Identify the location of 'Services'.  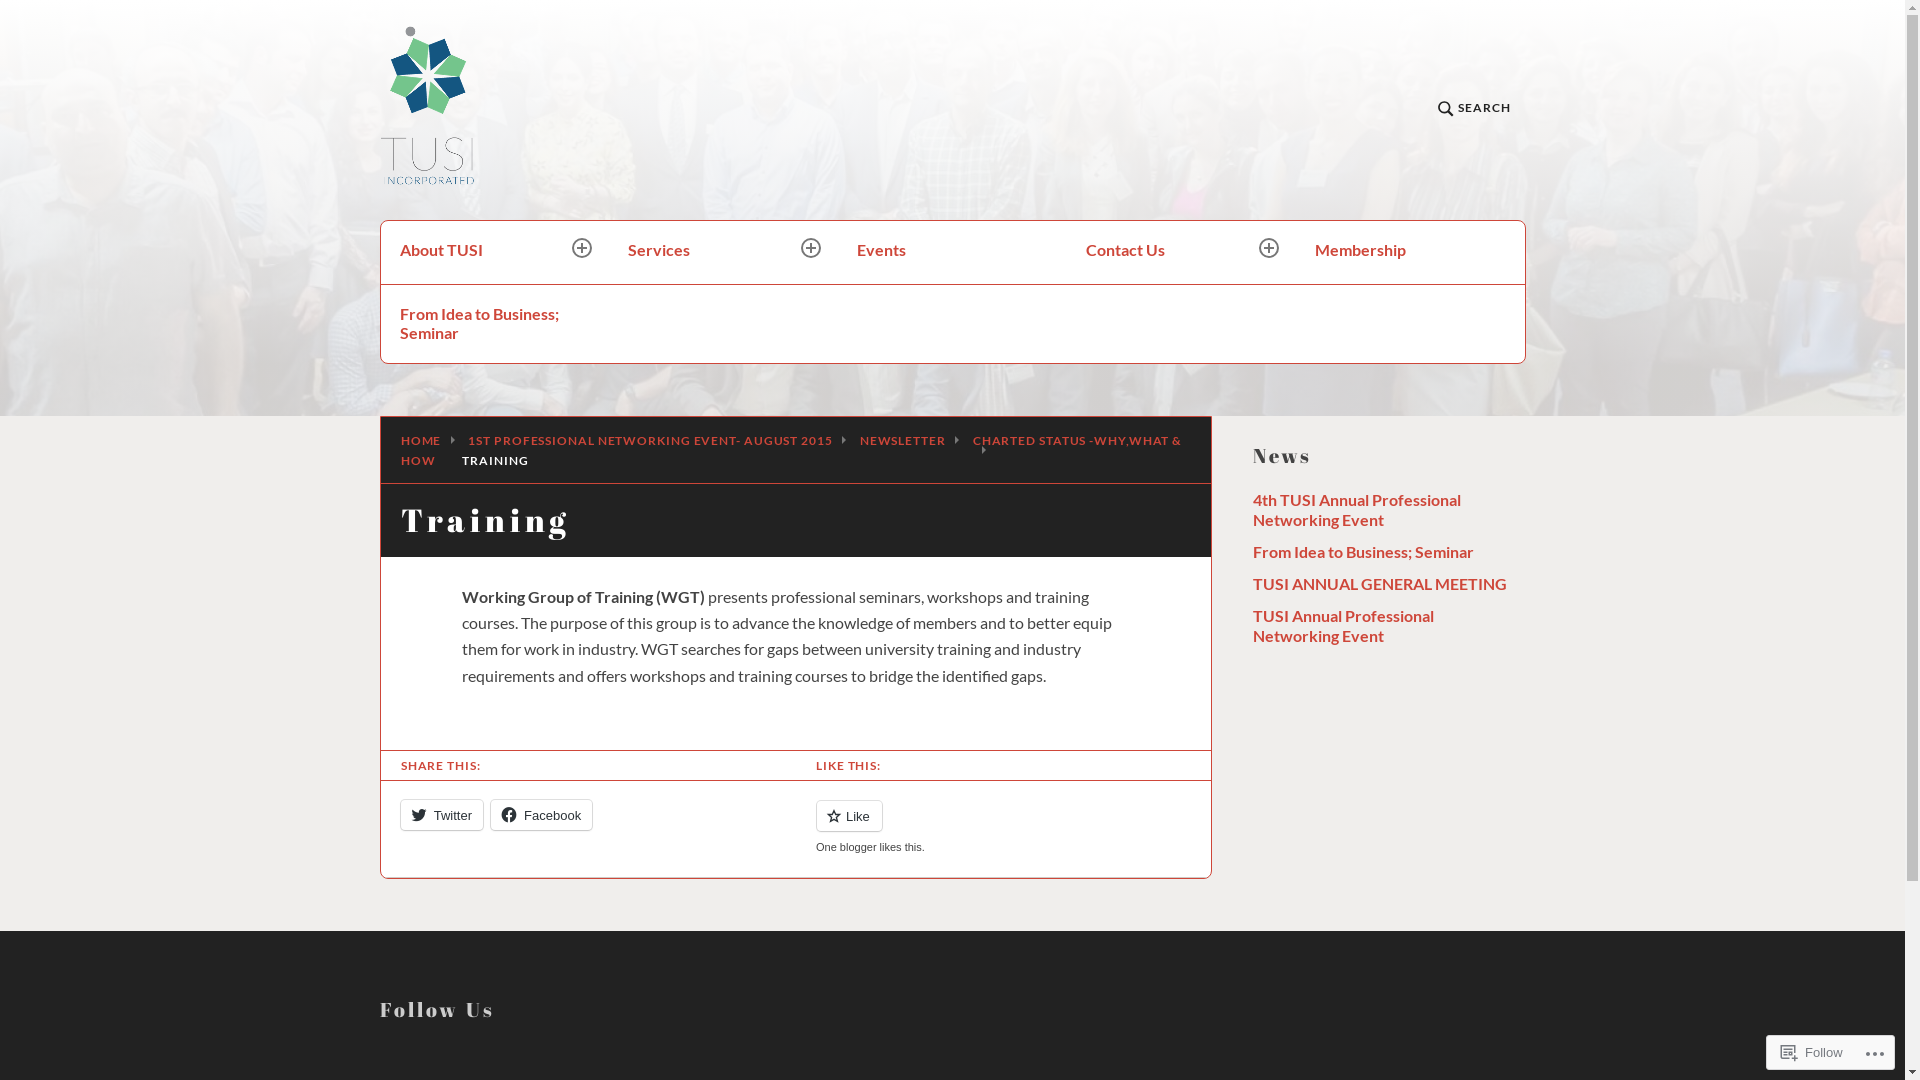
(722, 251).